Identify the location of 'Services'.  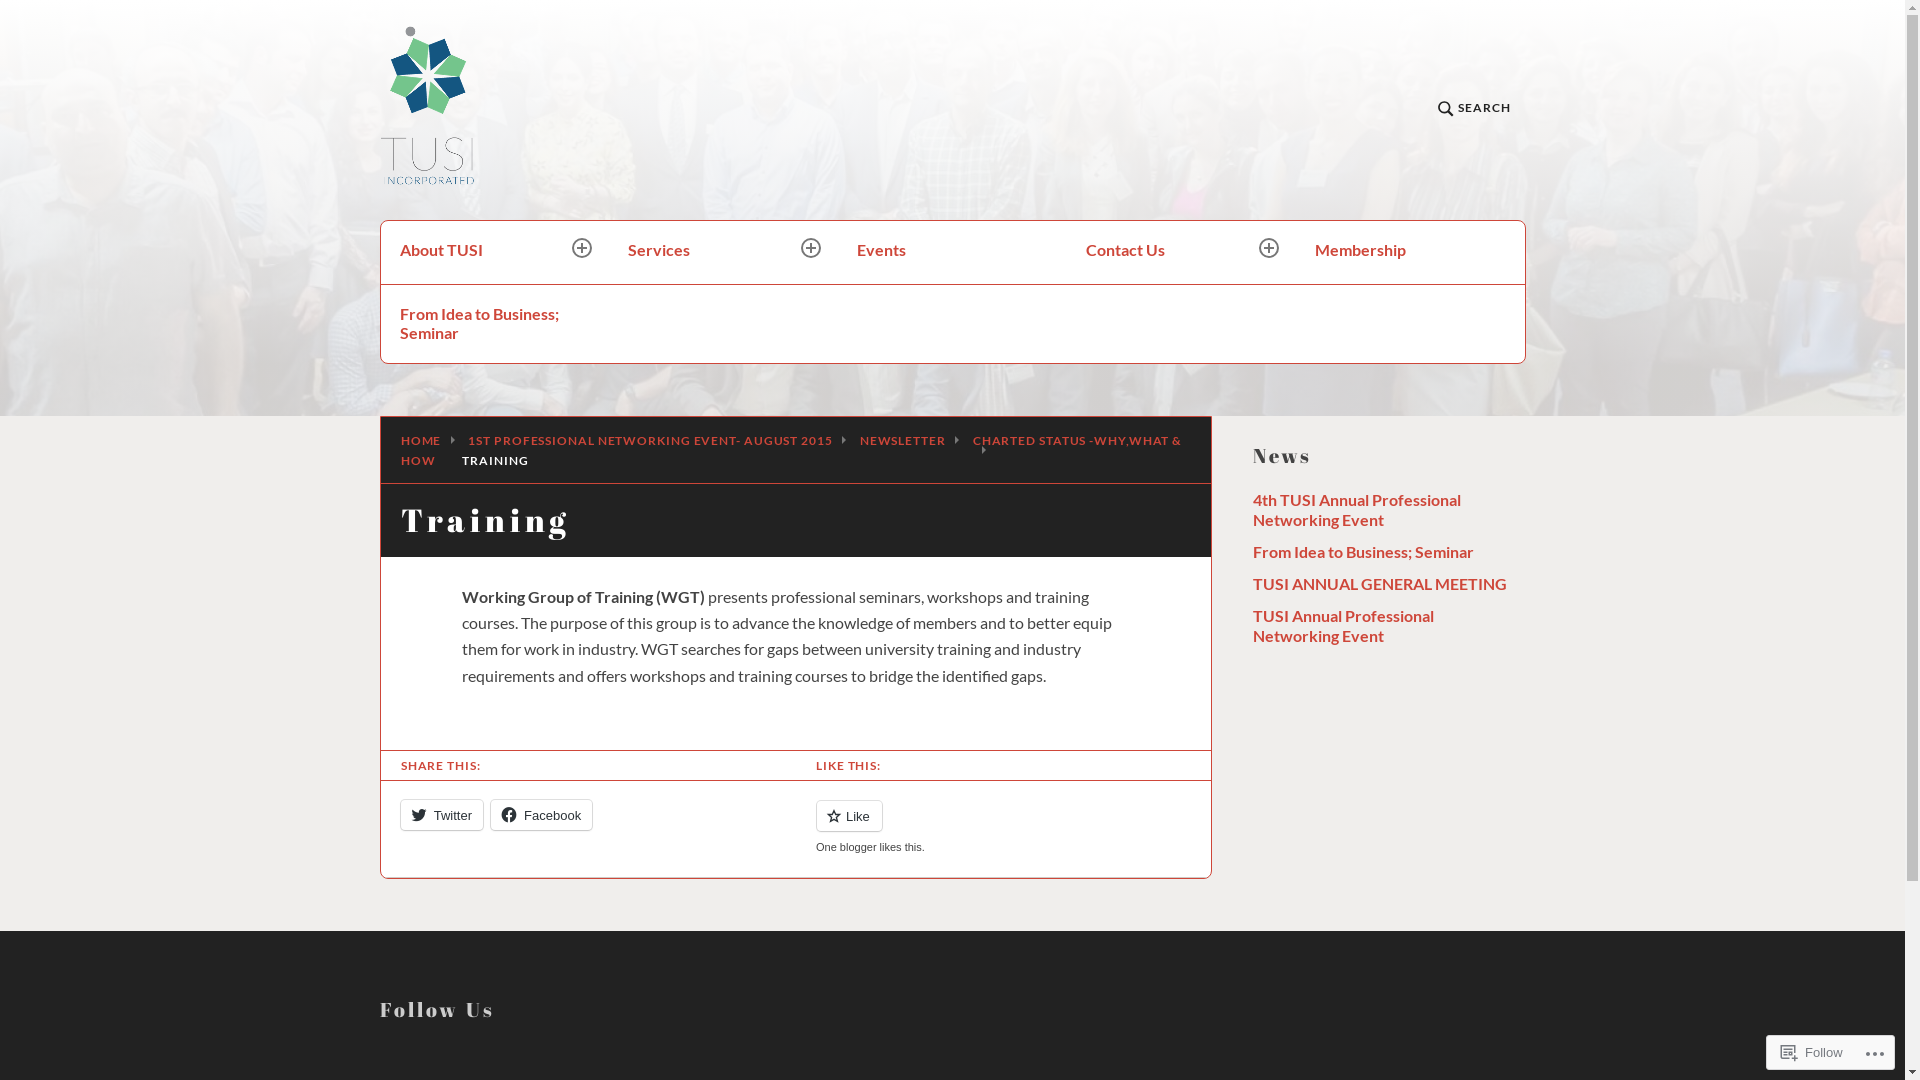
(722, 251).